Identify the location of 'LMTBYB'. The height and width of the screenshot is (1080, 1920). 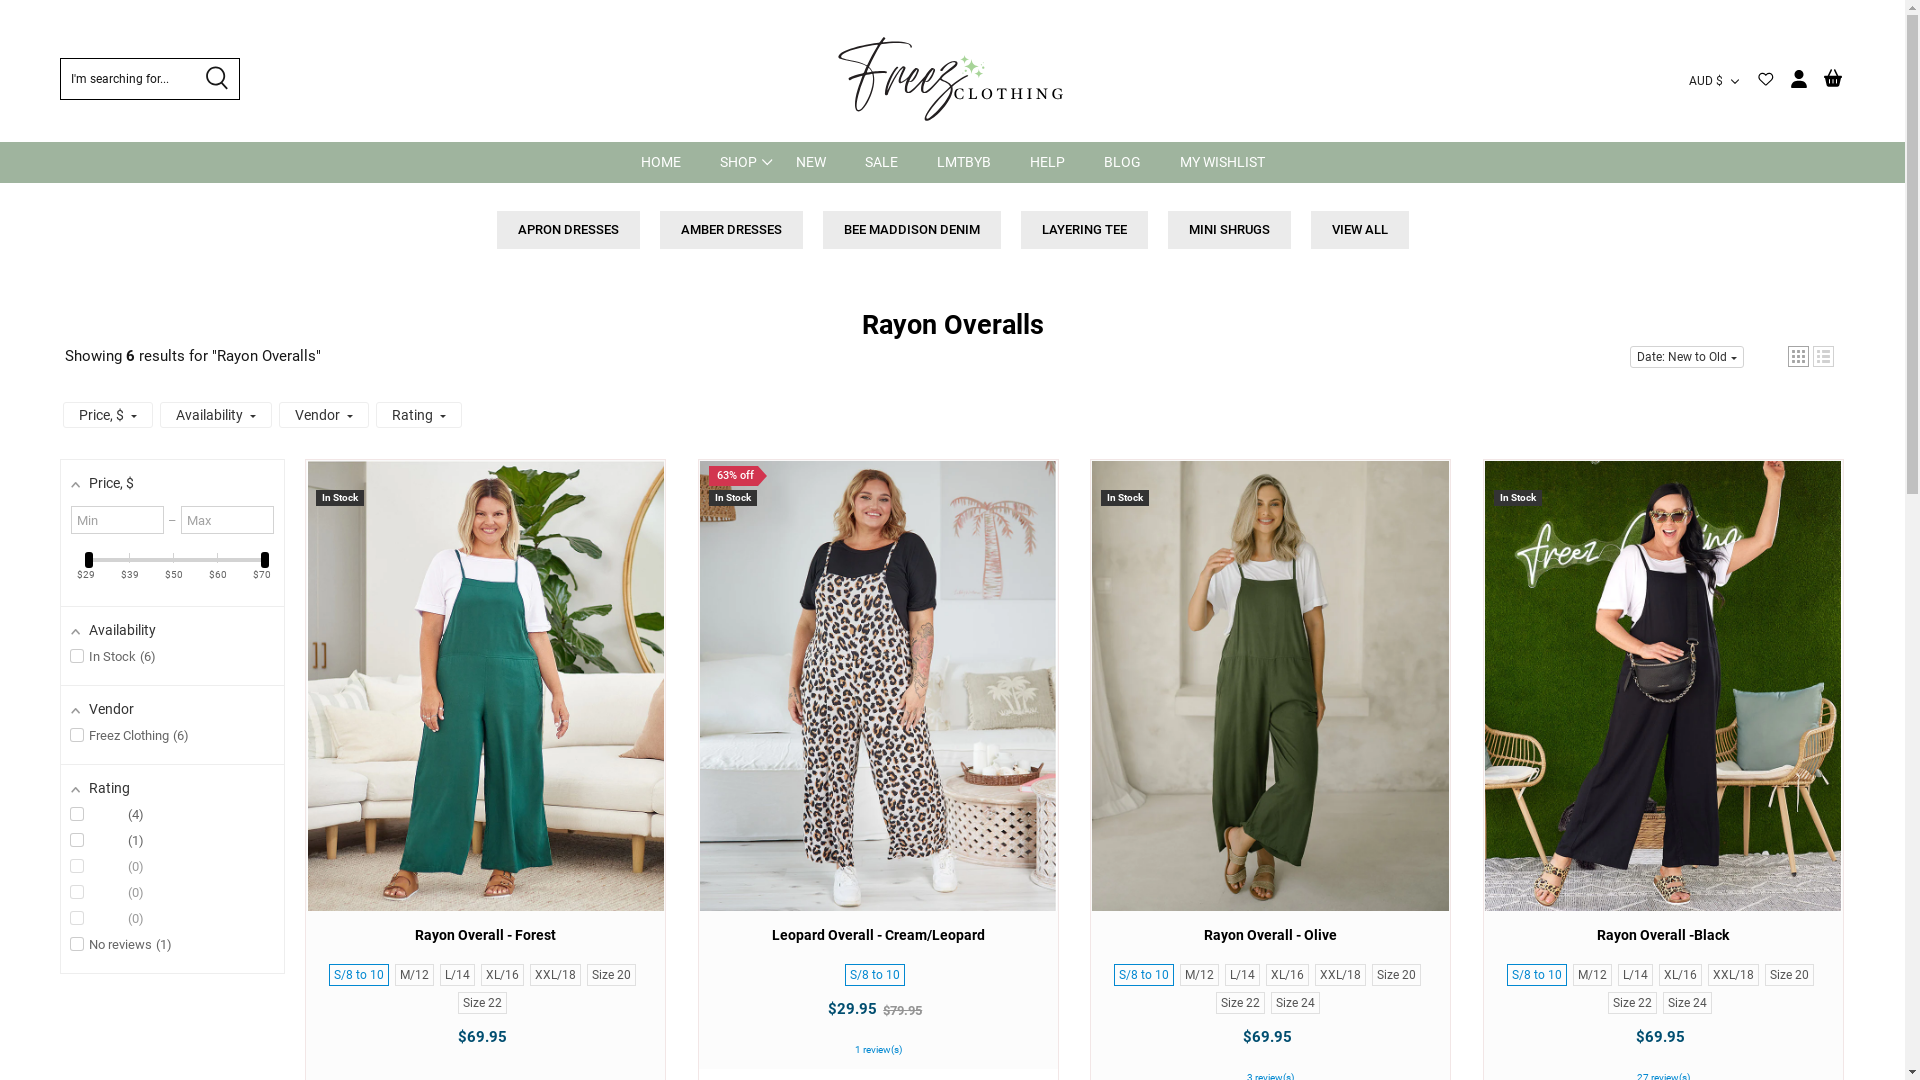
(963, 161).